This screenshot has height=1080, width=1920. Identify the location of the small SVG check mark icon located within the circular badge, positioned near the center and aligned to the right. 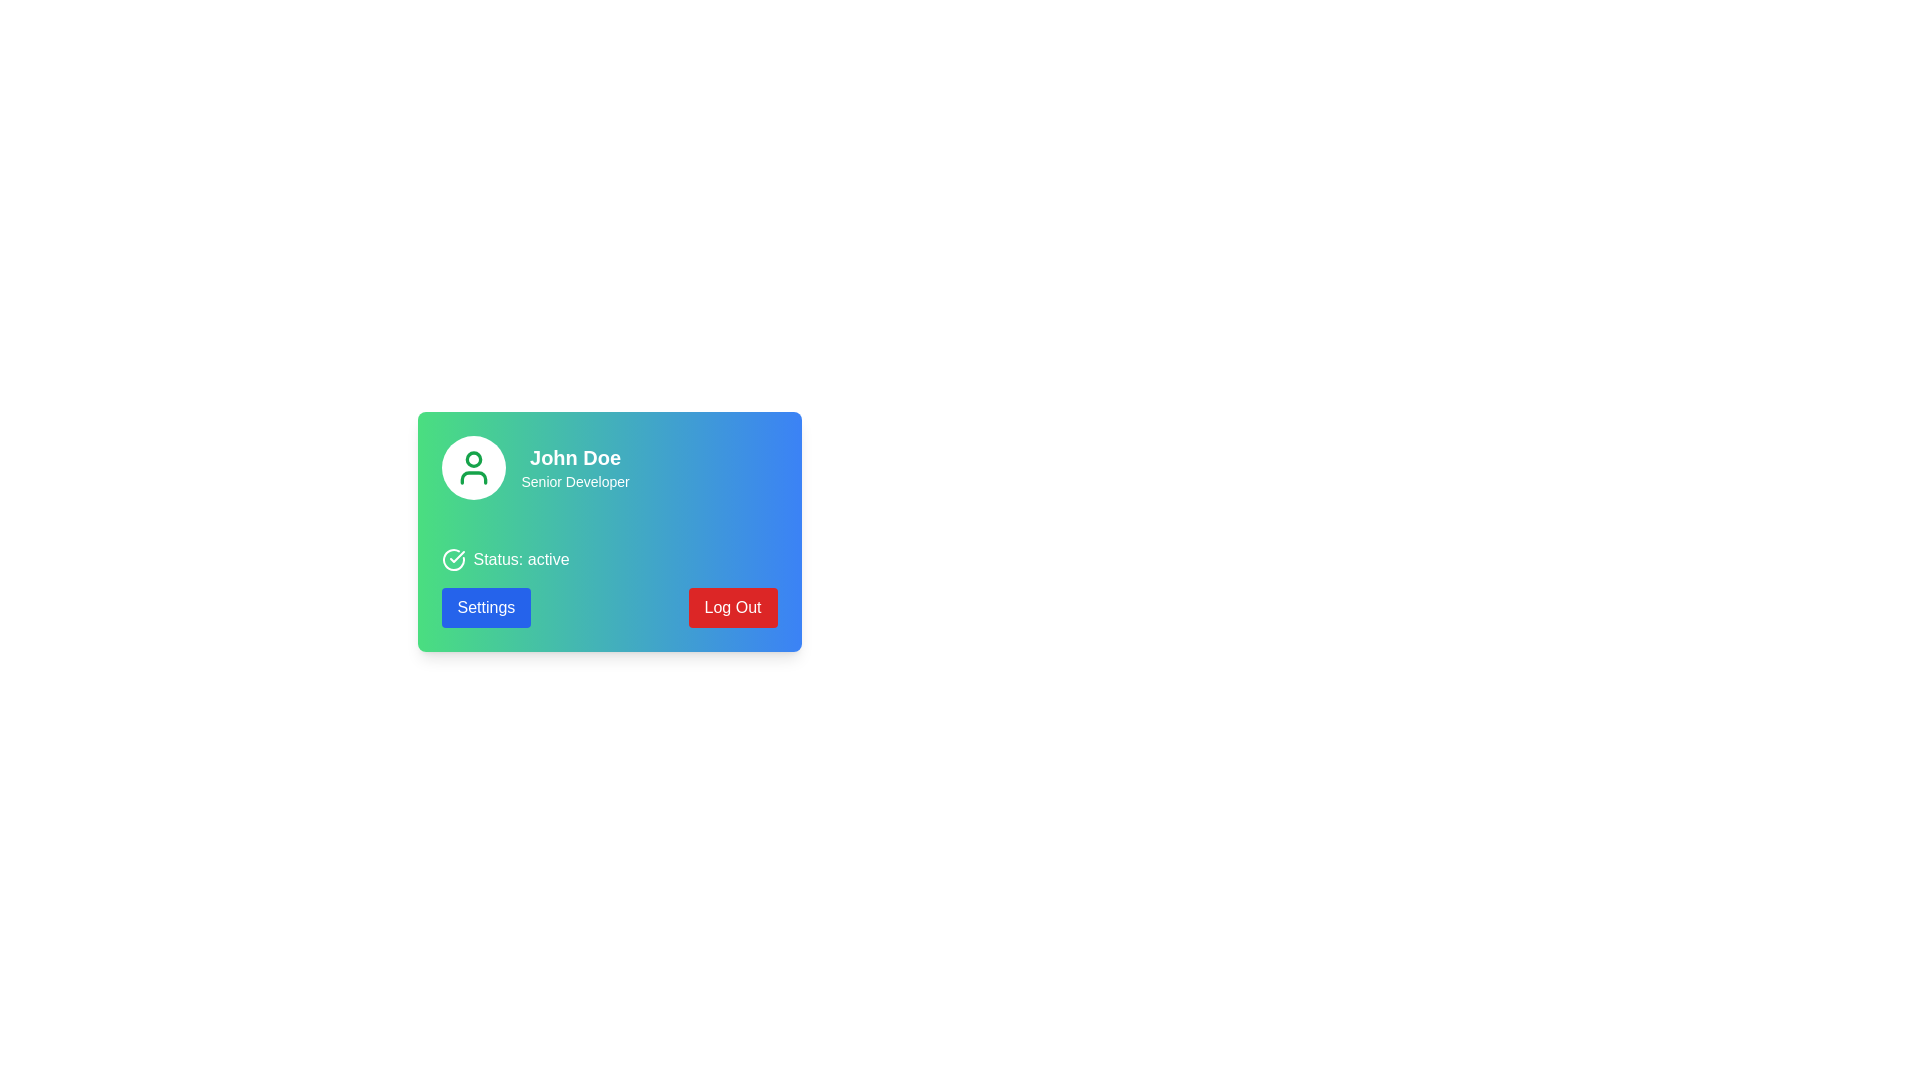
(455, 556).